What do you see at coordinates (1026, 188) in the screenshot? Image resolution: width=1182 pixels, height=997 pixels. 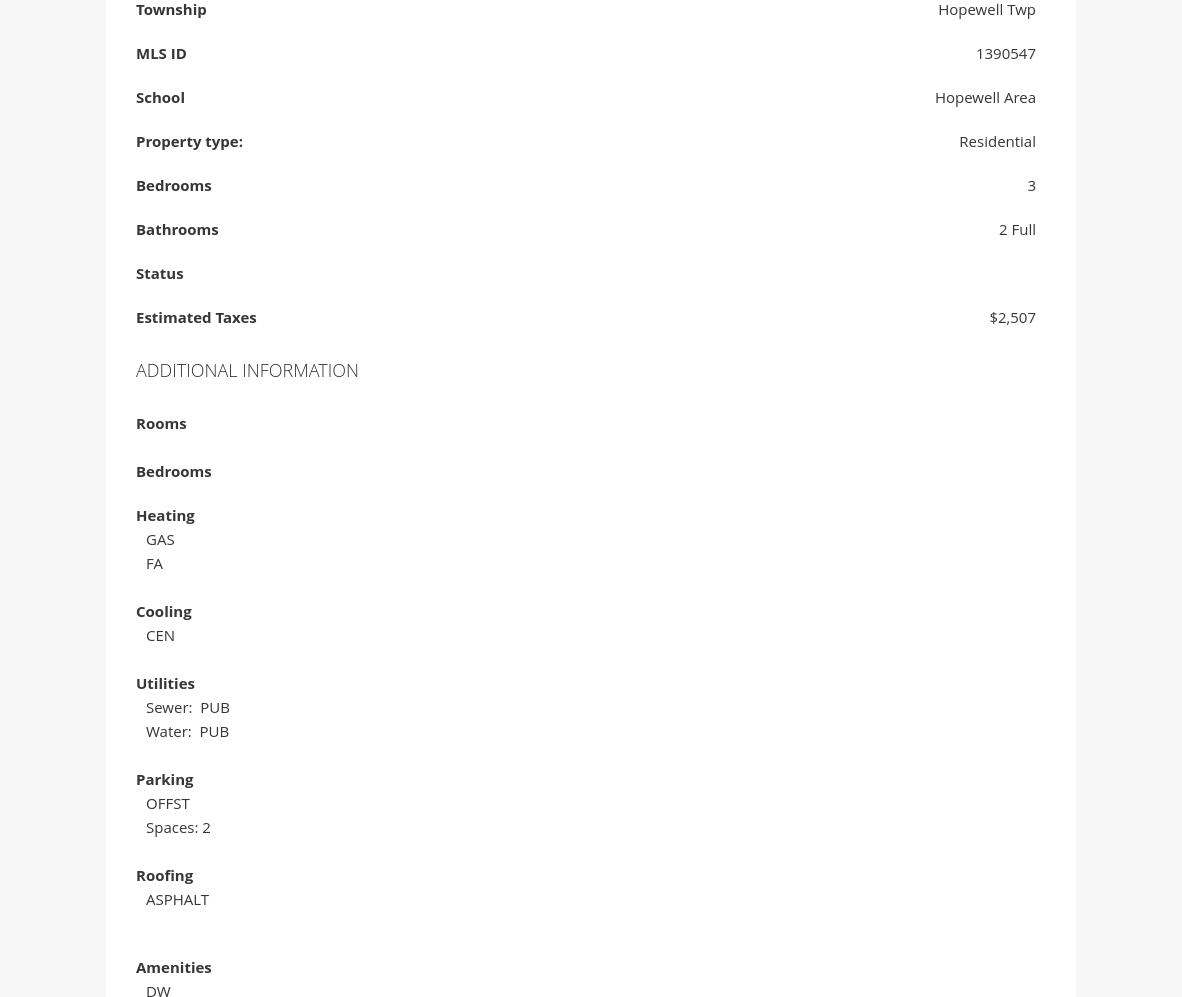 I see `'3'` at bounding box center [1026, 188].